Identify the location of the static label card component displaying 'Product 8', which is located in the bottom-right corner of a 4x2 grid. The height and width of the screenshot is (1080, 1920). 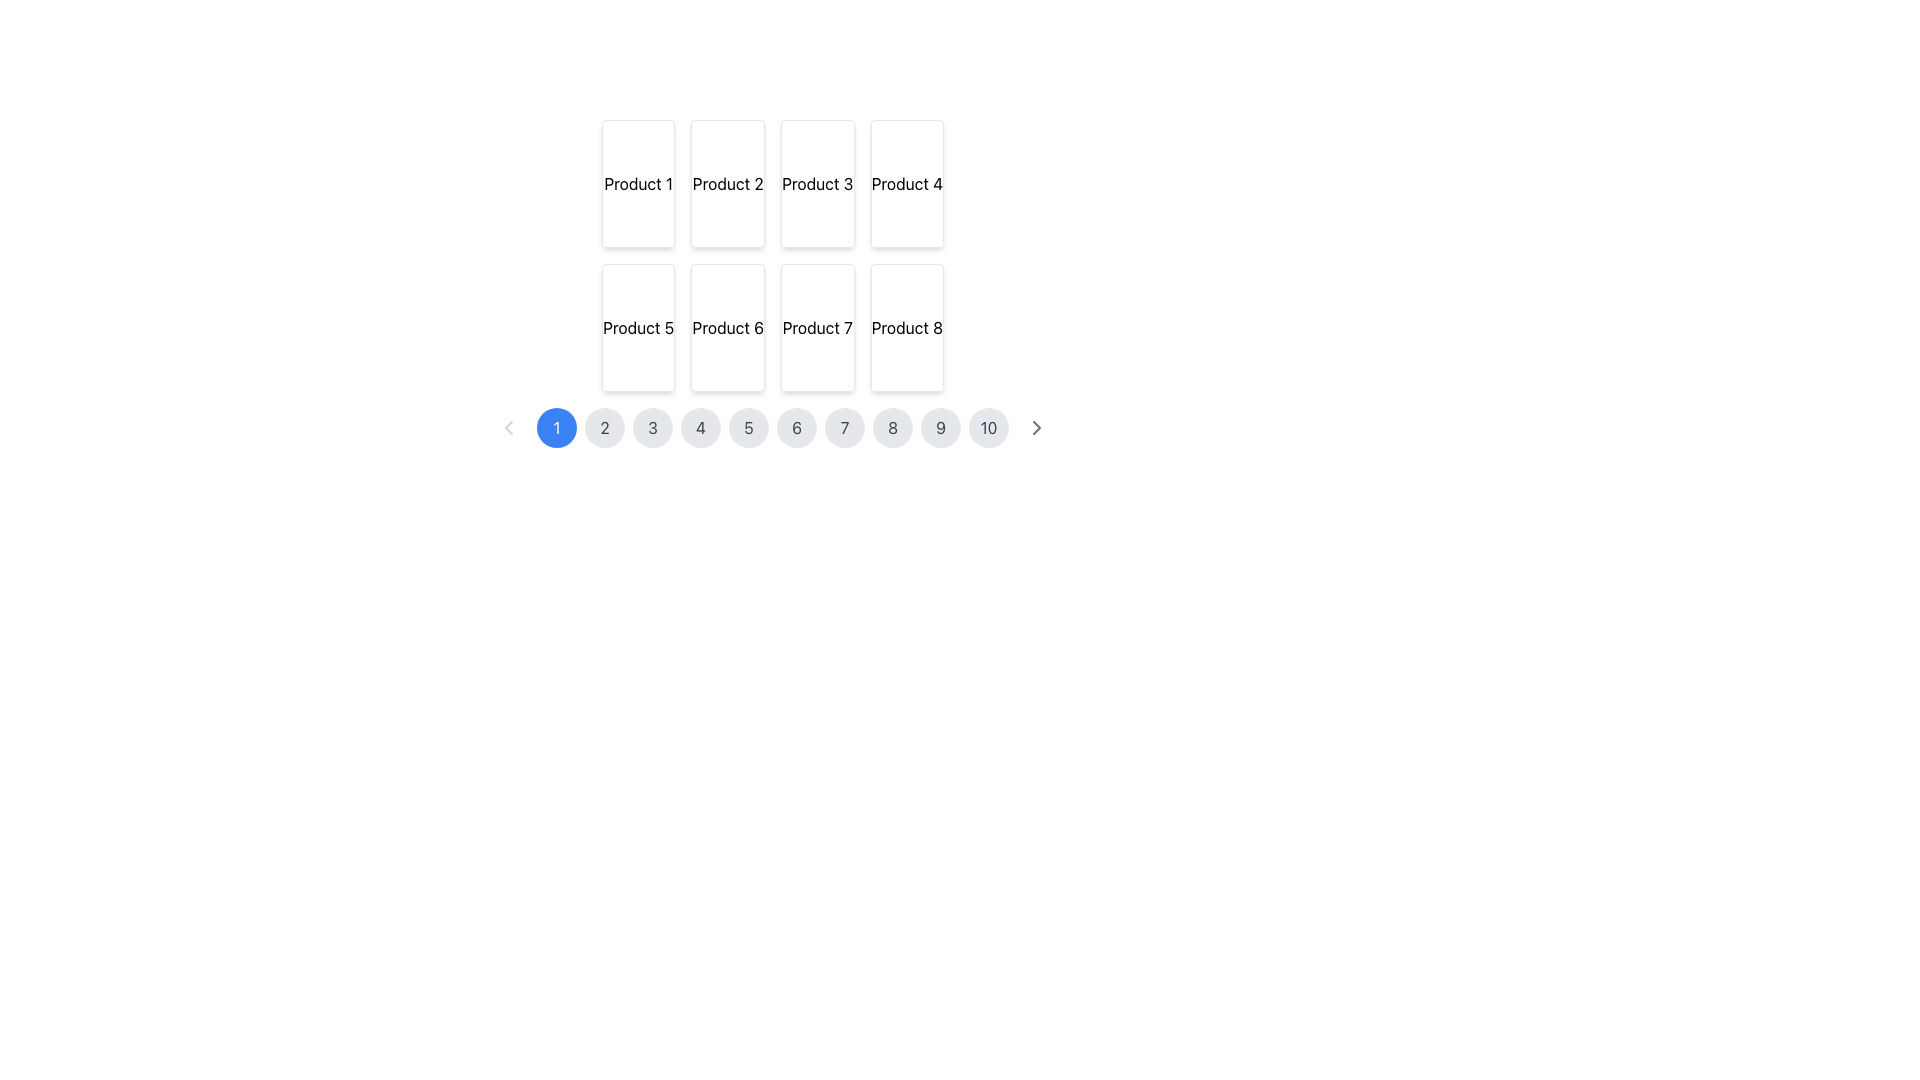
(906, 326).